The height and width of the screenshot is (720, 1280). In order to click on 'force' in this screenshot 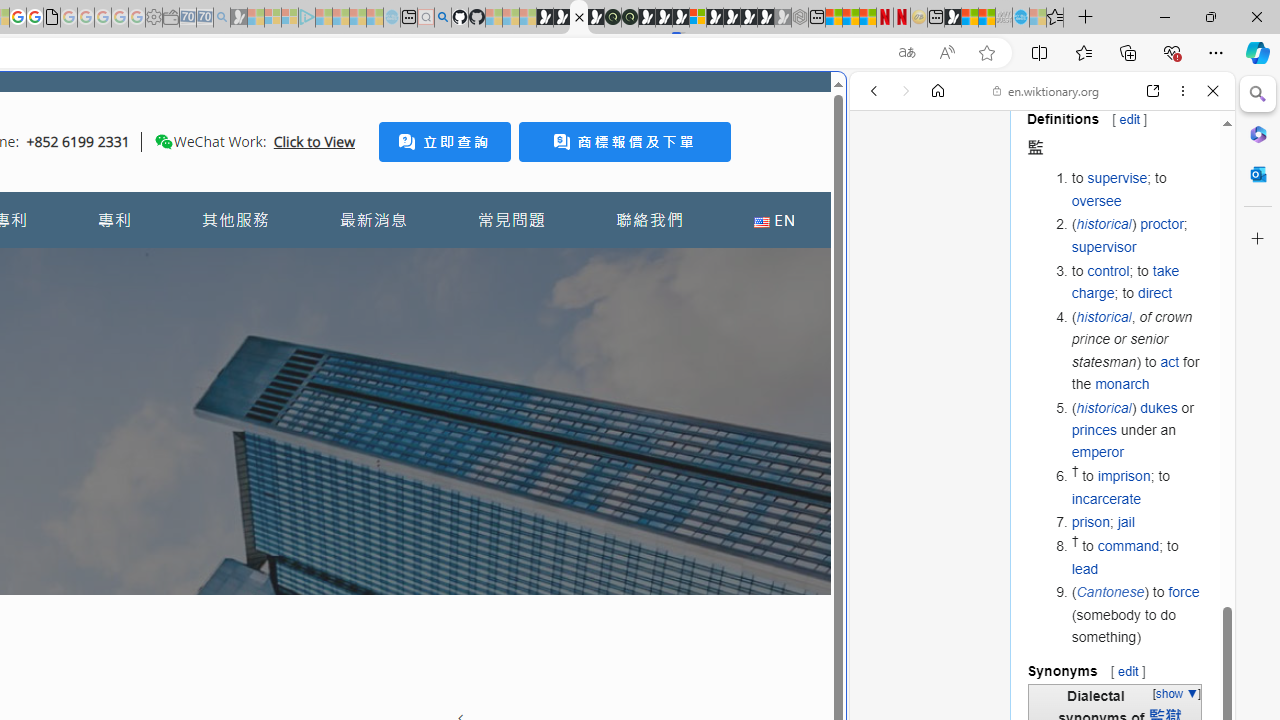, I will do `click(1184, 591)`.